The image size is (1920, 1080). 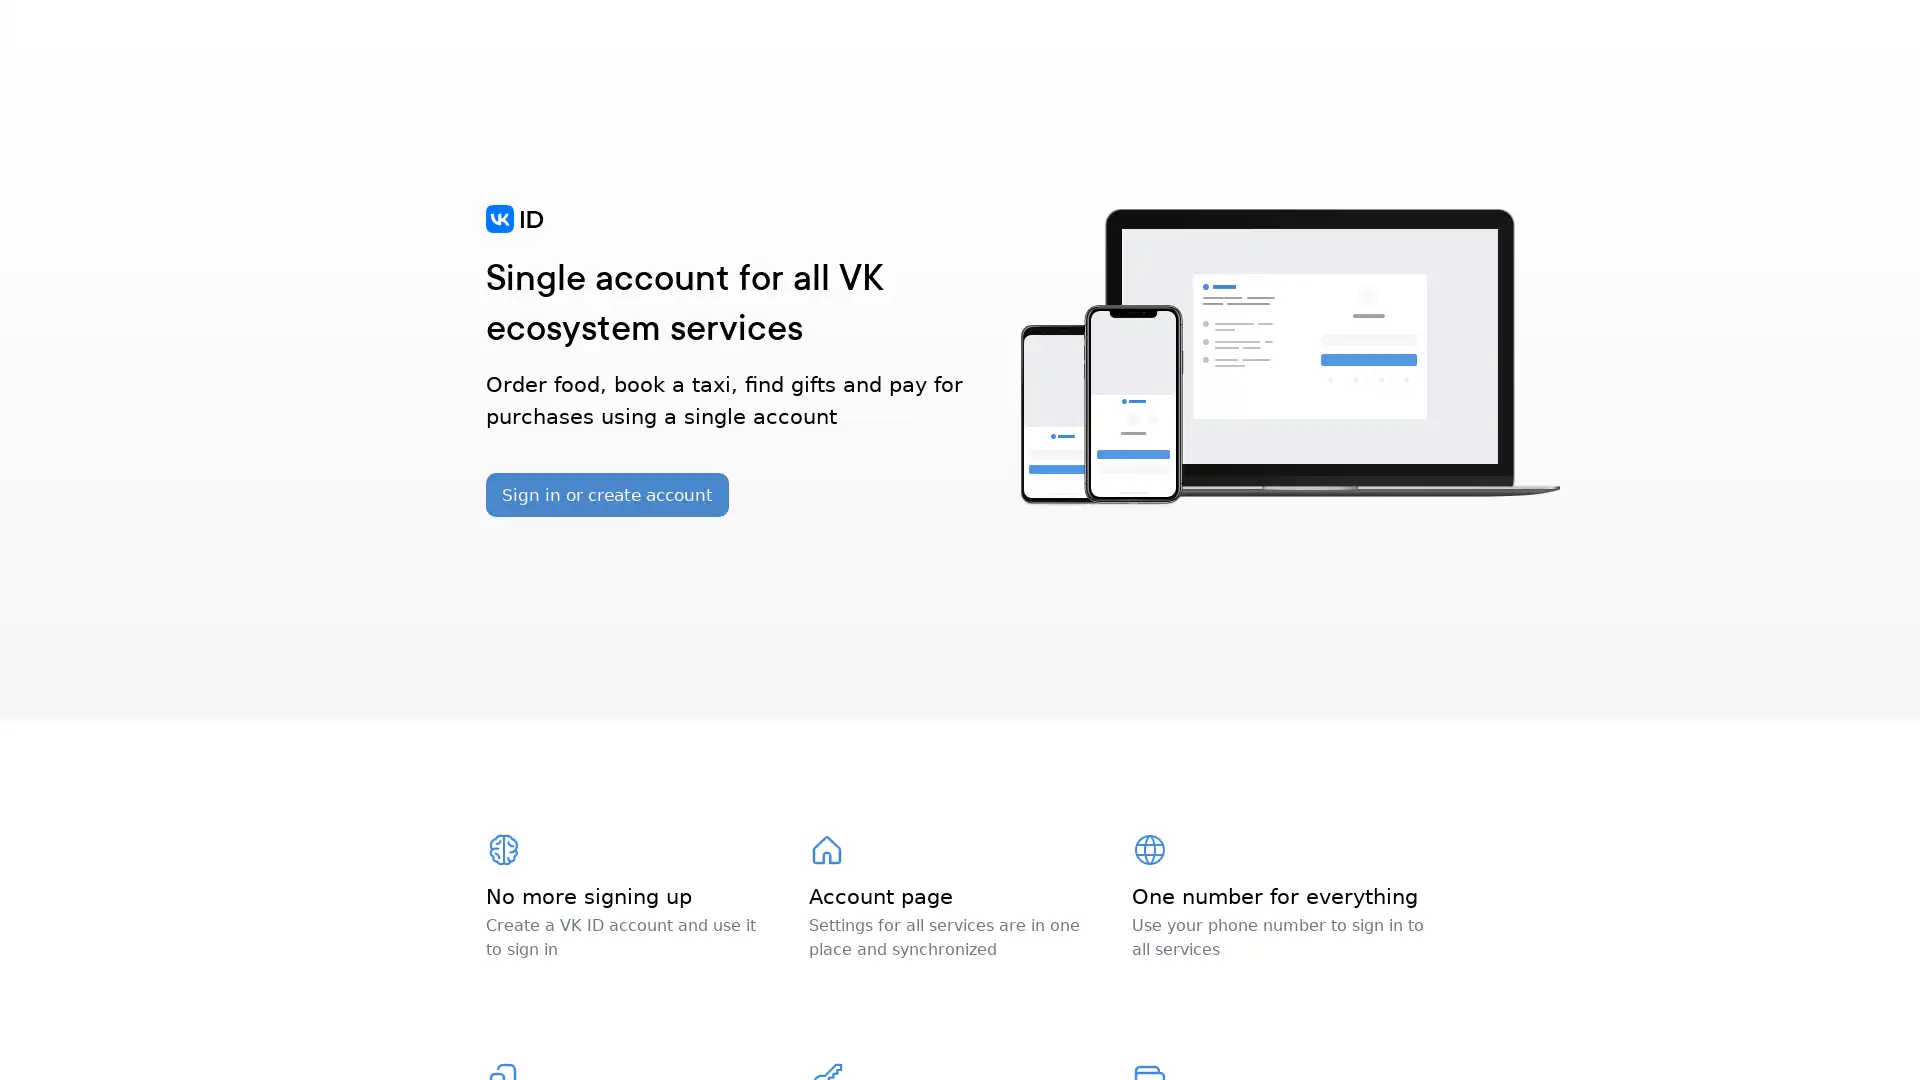 What do you see at coordinates (605, 493) in the screenshot?
I see `Sign in or create account` at bounding box center [605, 493].